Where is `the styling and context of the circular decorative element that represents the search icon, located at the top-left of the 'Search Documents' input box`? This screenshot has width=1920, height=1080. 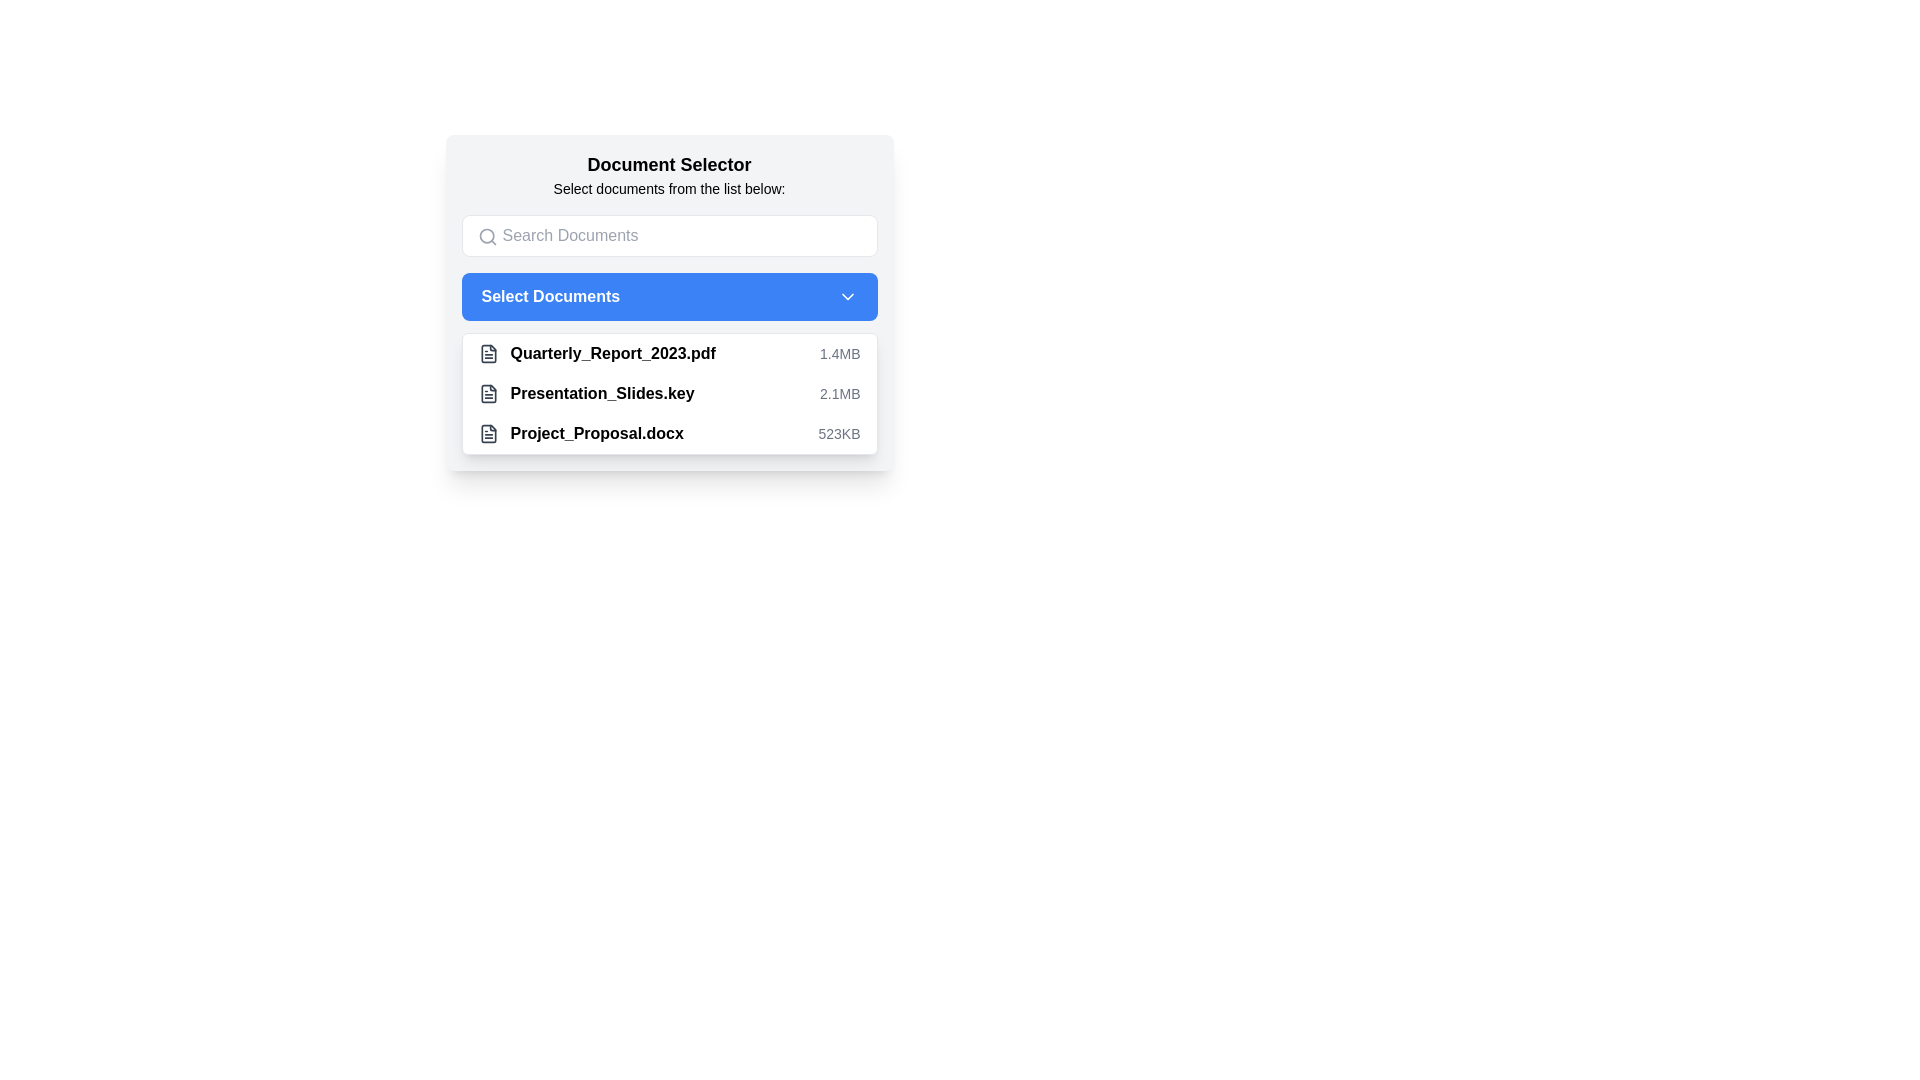 the styling and context of the circular decorative element that represents the search icon, located at the top-left of the 'Search Documents' input box is located at coordinates (486, 235).